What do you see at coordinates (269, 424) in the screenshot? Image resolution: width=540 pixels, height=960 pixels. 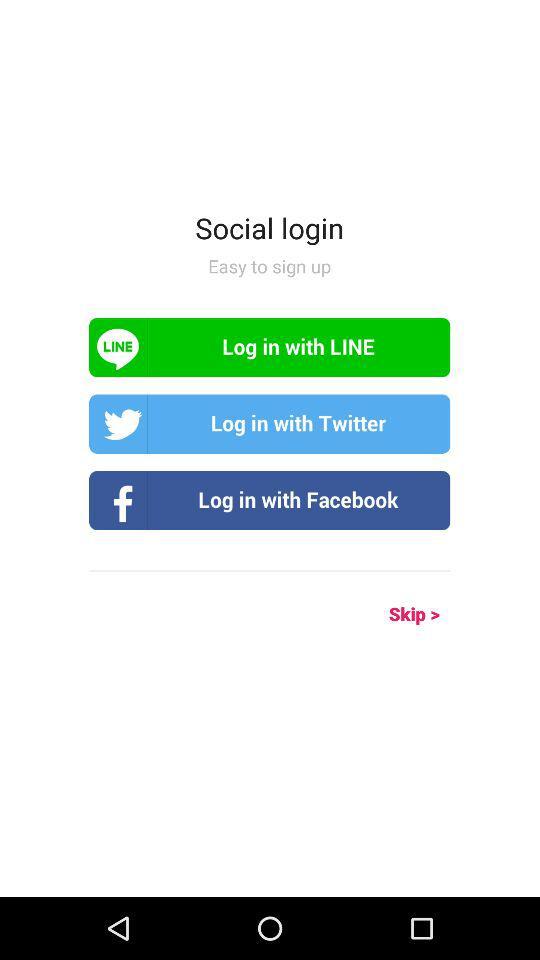 I see `log in with twitter buttion` at bounding box center [269, 424].